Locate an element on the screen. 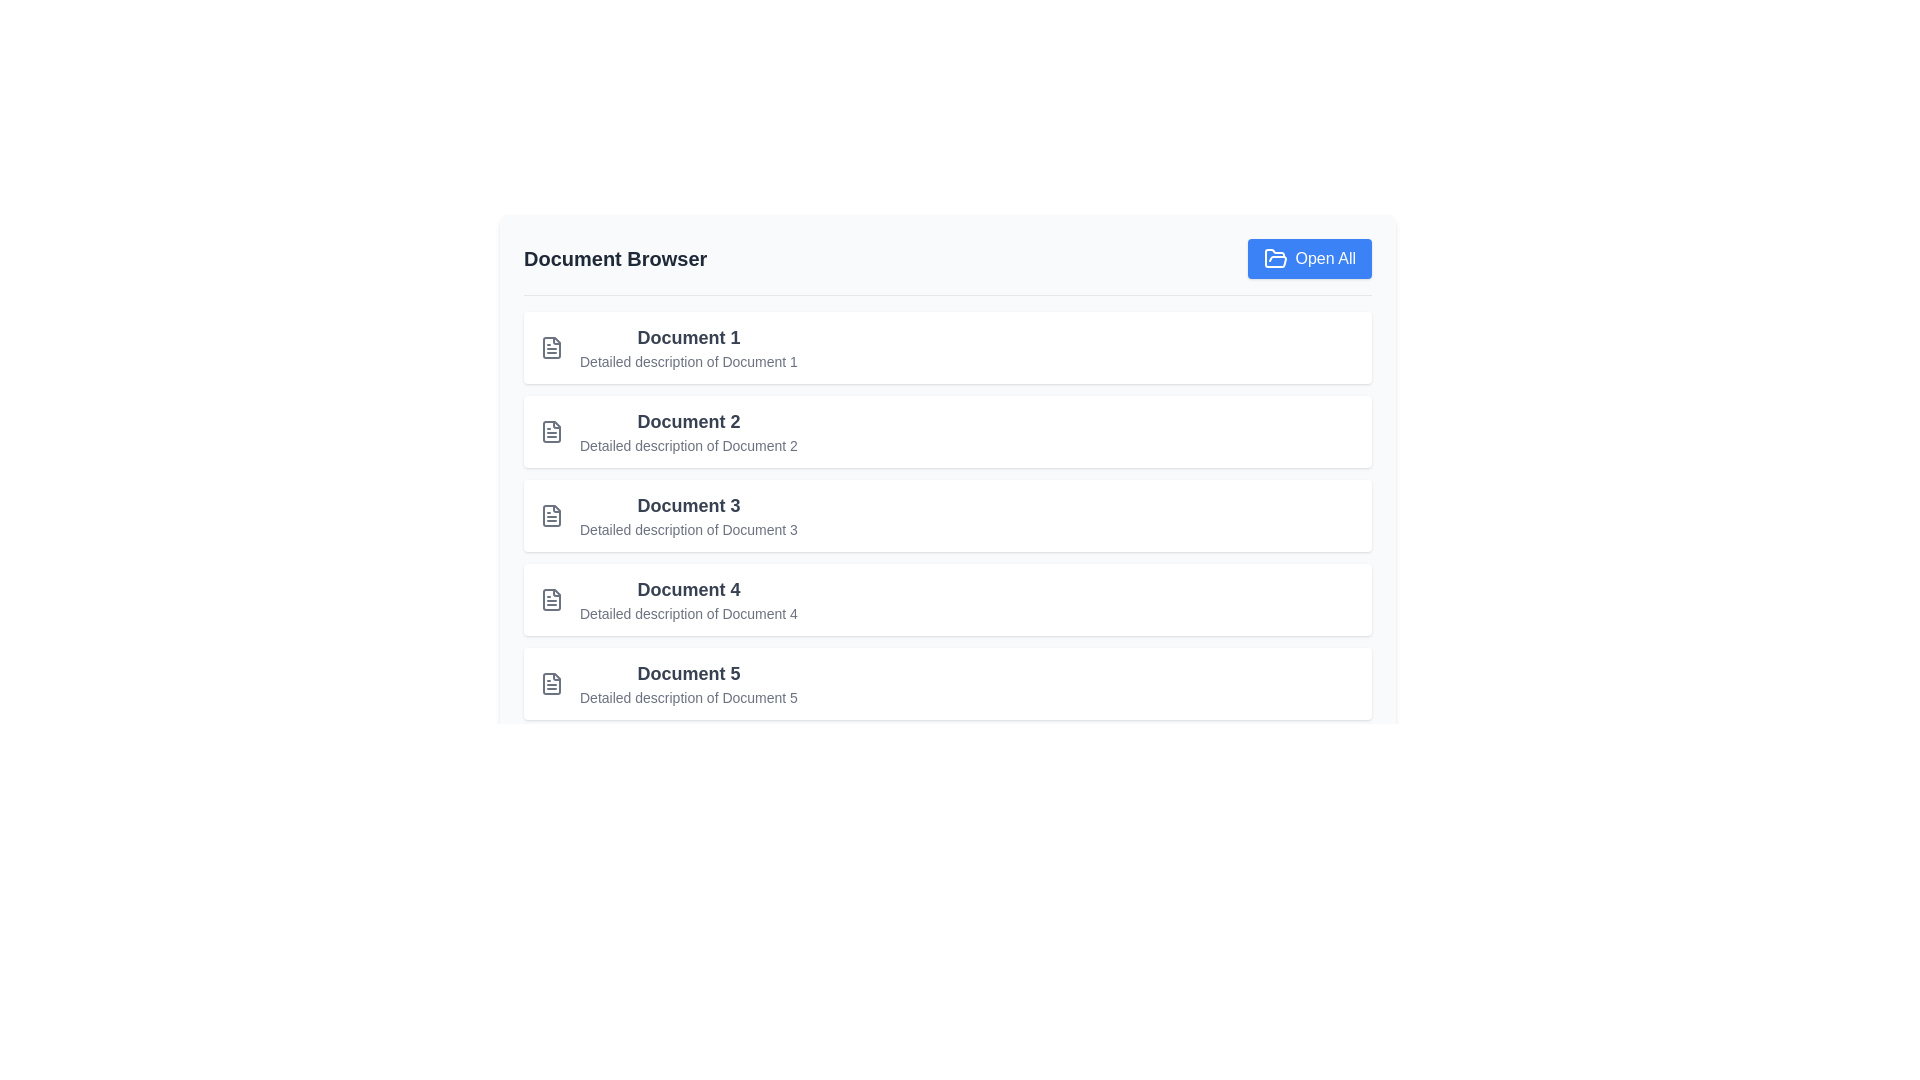 This screenshot has height=1080, width=1920. the third item in the document list which presents the title and description for 'Document 3' is located at coordinates (688, 515).